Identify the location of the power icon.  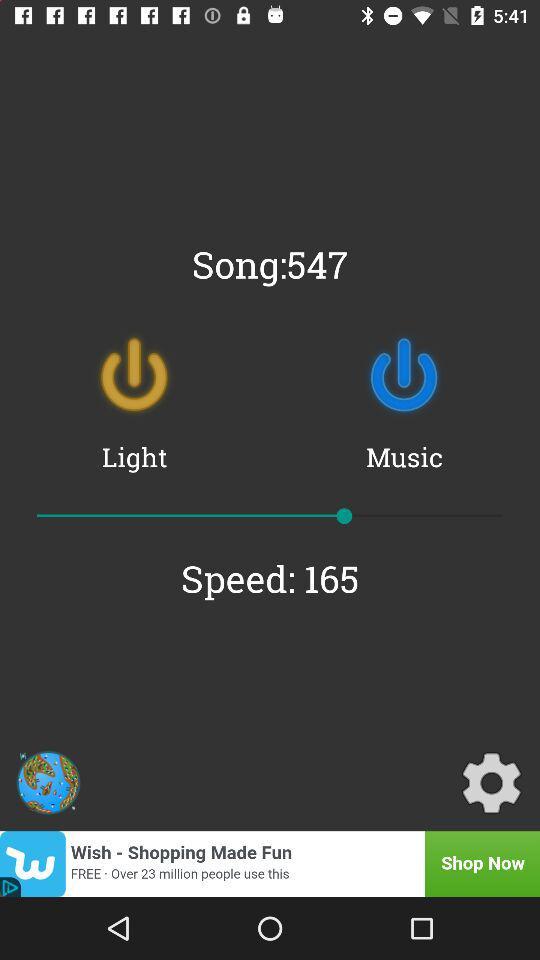
(404, 374).